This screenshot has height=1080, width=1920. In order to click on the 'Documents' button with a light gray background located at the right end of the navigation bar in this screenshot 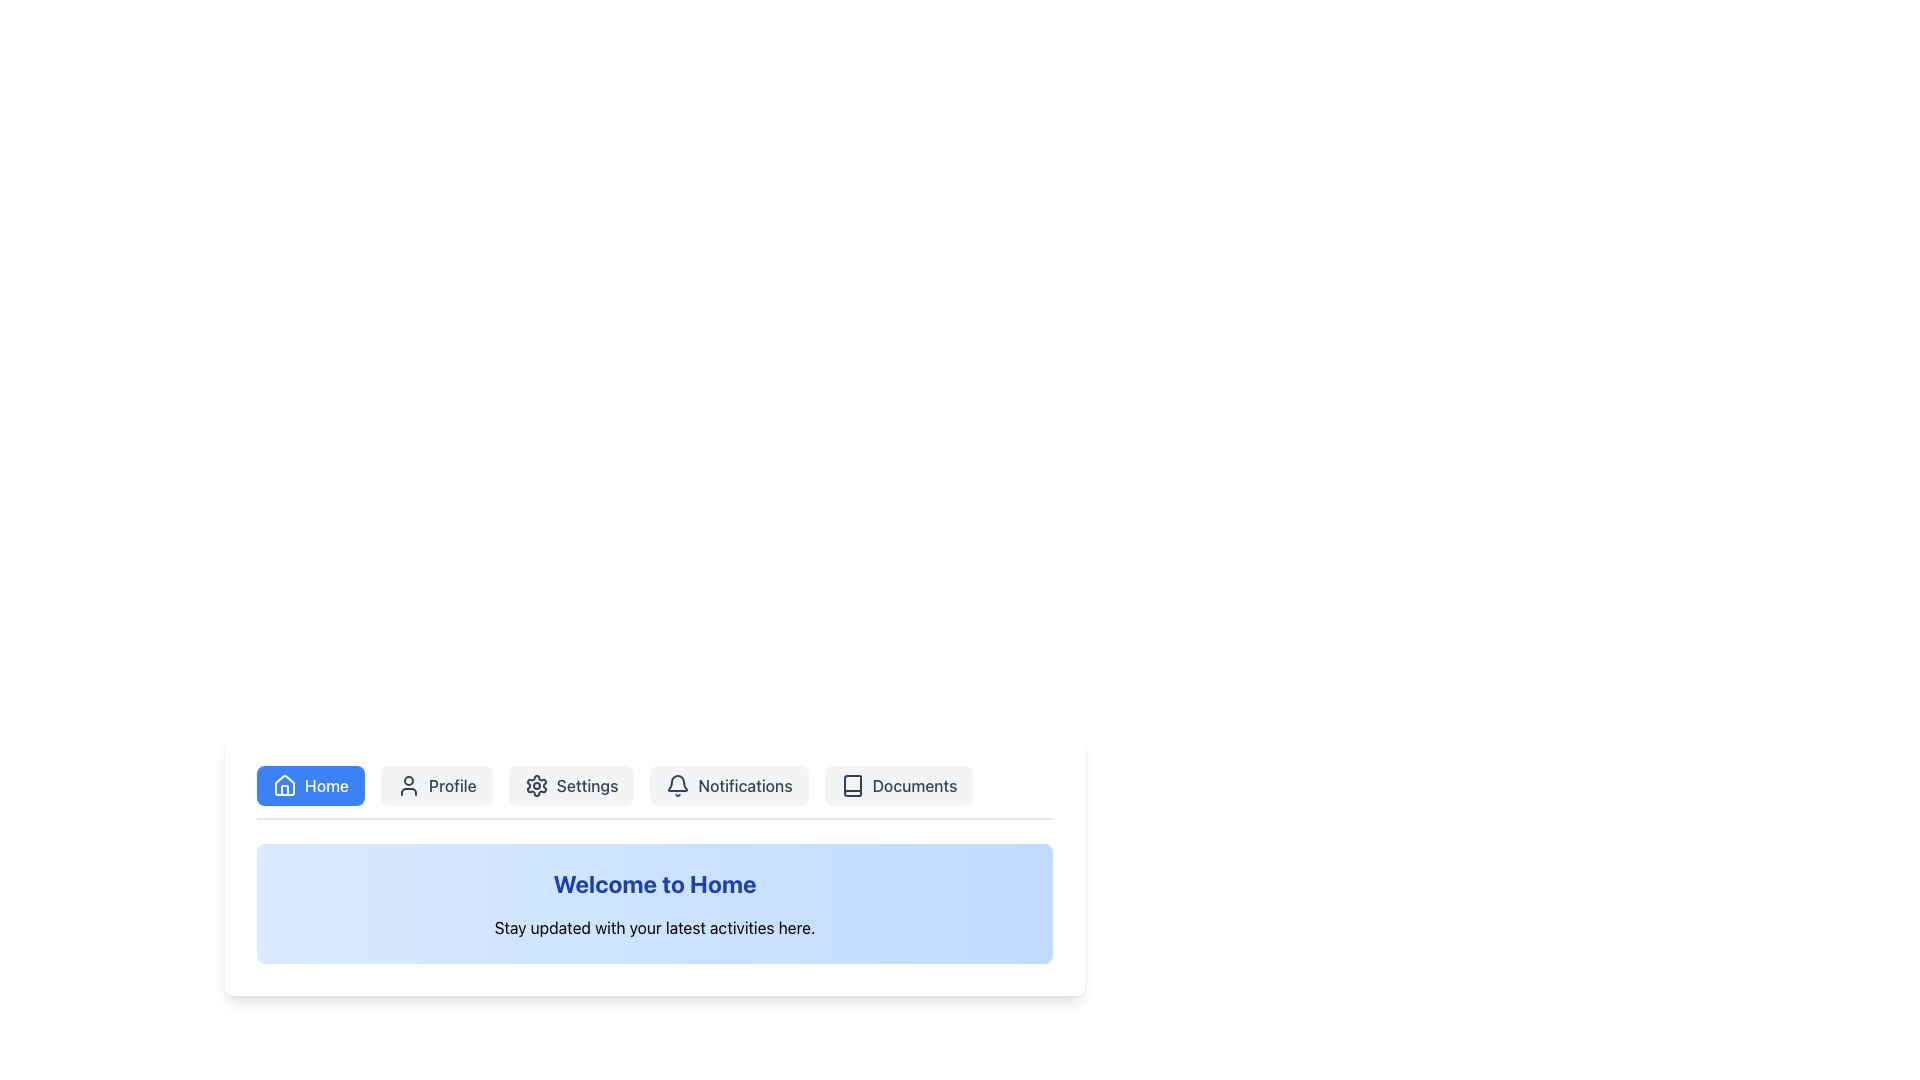, I will do `click(897, 785)`.